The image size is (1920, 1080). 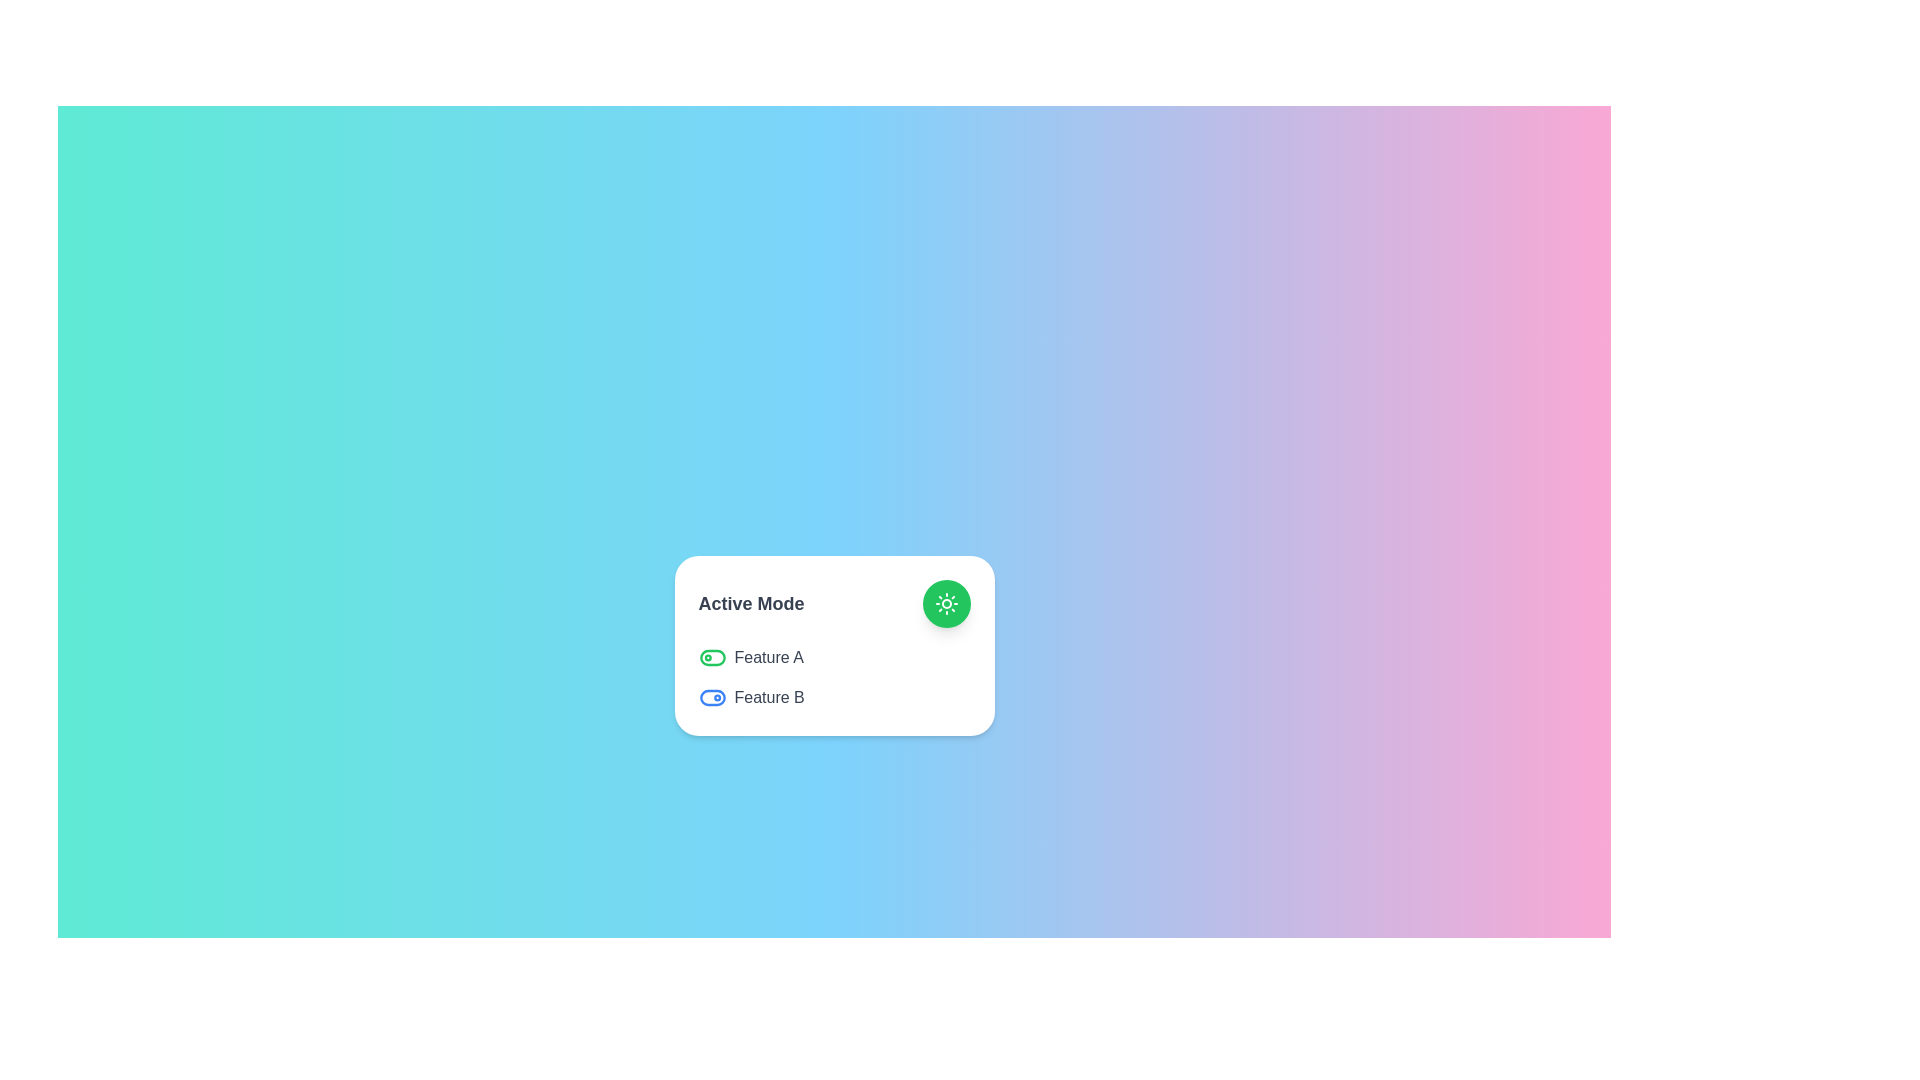 What do you see at coordinates (712, 658) in the screenshot?
I see `the appearance of the background rectangle for the toggle switch located in the top-right area of the card labeled 'Active Mode'` at bounding box center [712, 658].